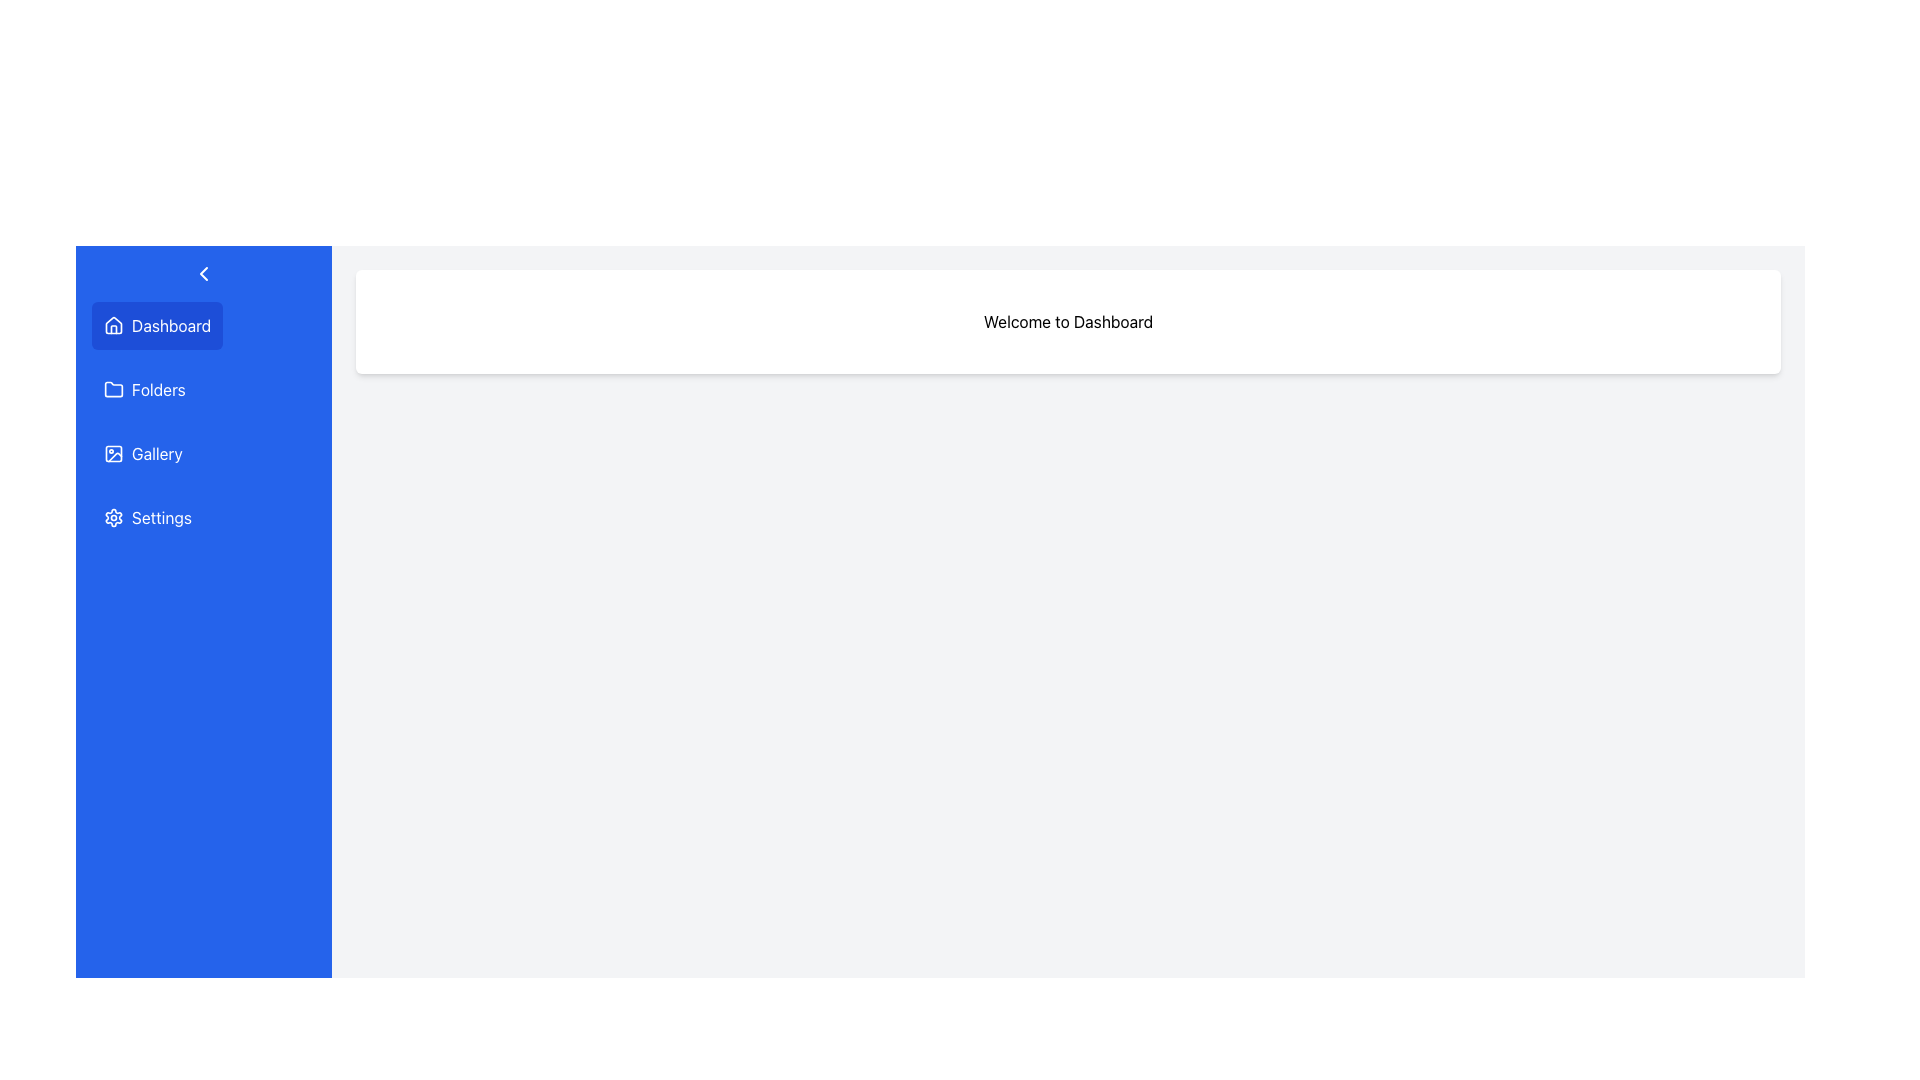  I want to click on the Settings icon located on the left side navigation bar, so click(113, 516).